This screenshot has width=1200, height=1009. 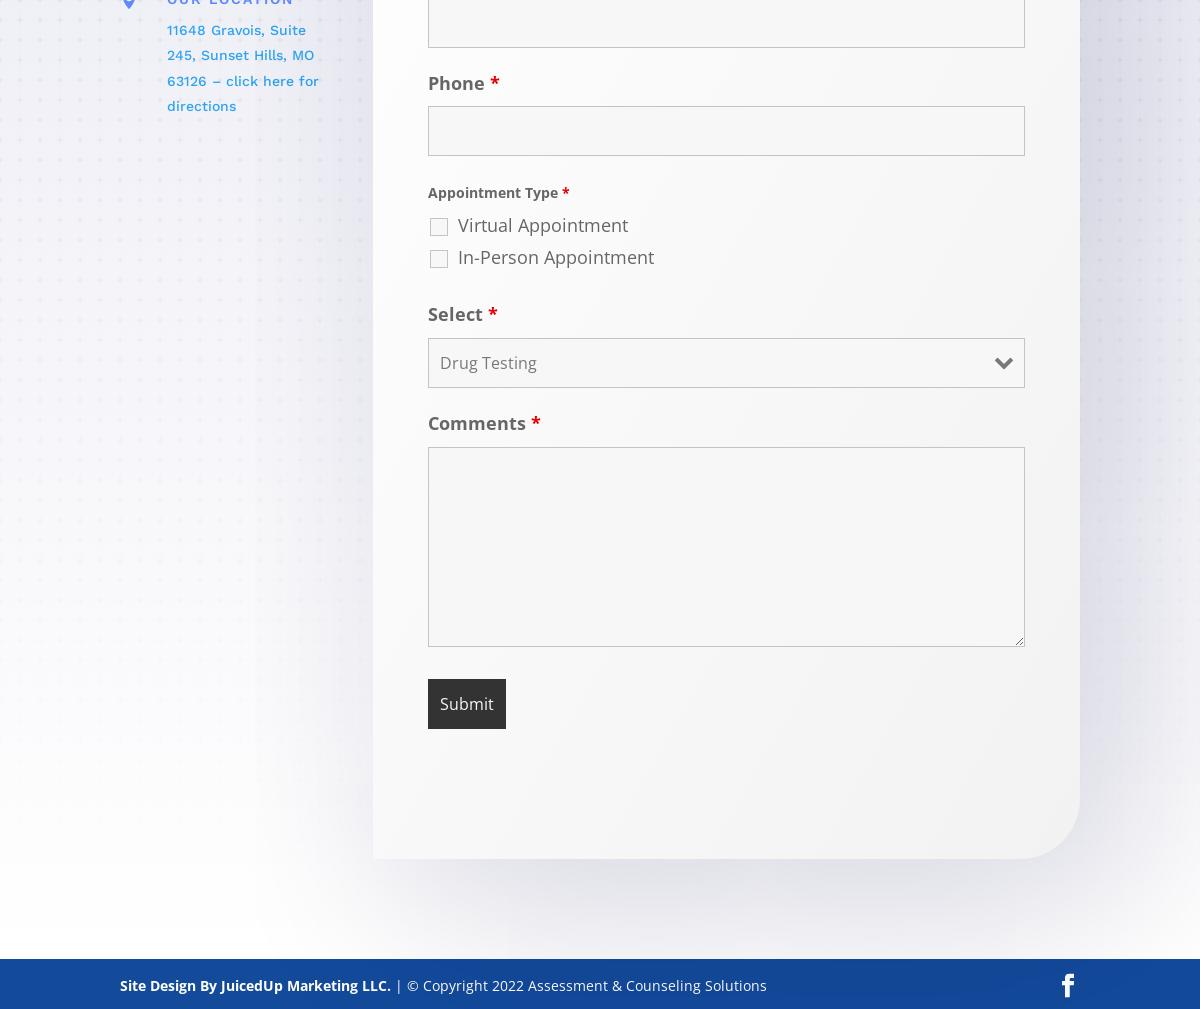 I want to click on 'Site Design By JuicedUp Marketing LLC.', so click(x=256, y=984).